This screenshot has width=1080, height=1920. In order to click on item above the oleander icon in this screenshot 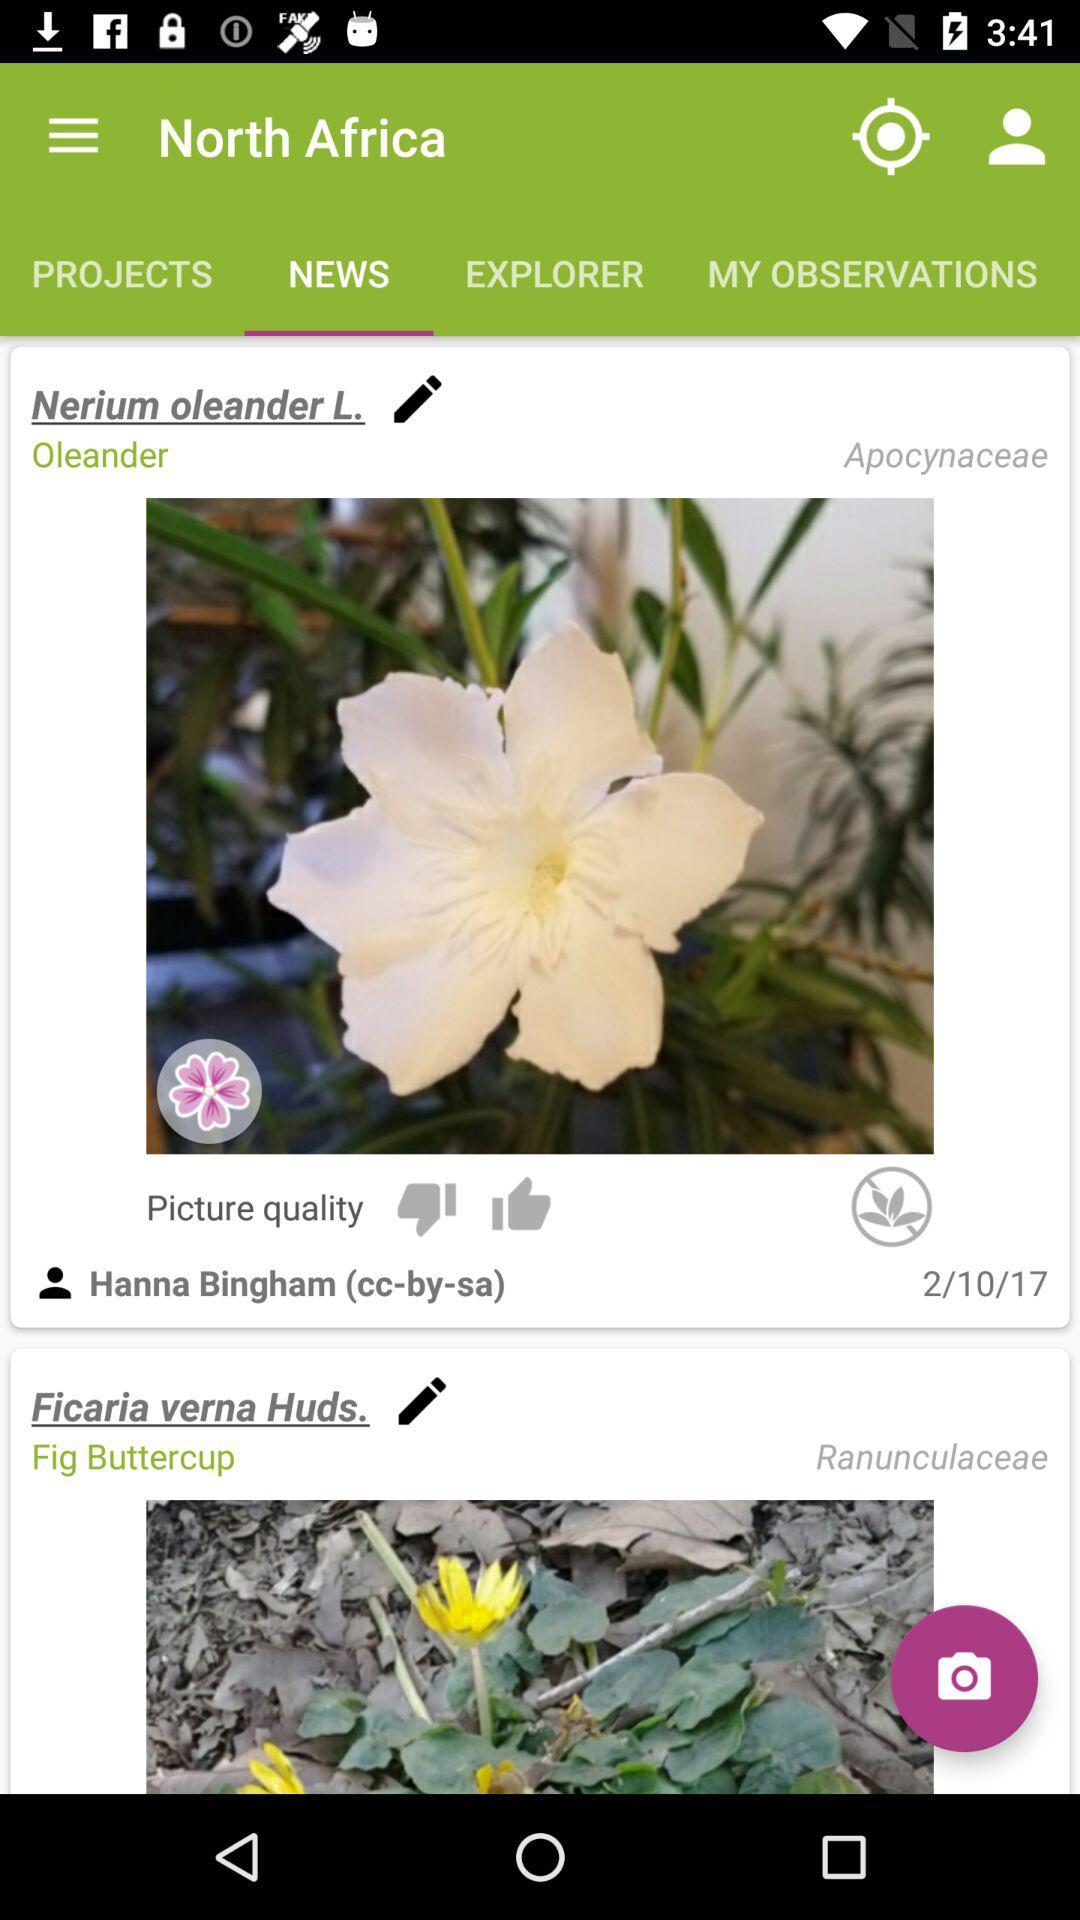, I will do `click(198, 402)`.